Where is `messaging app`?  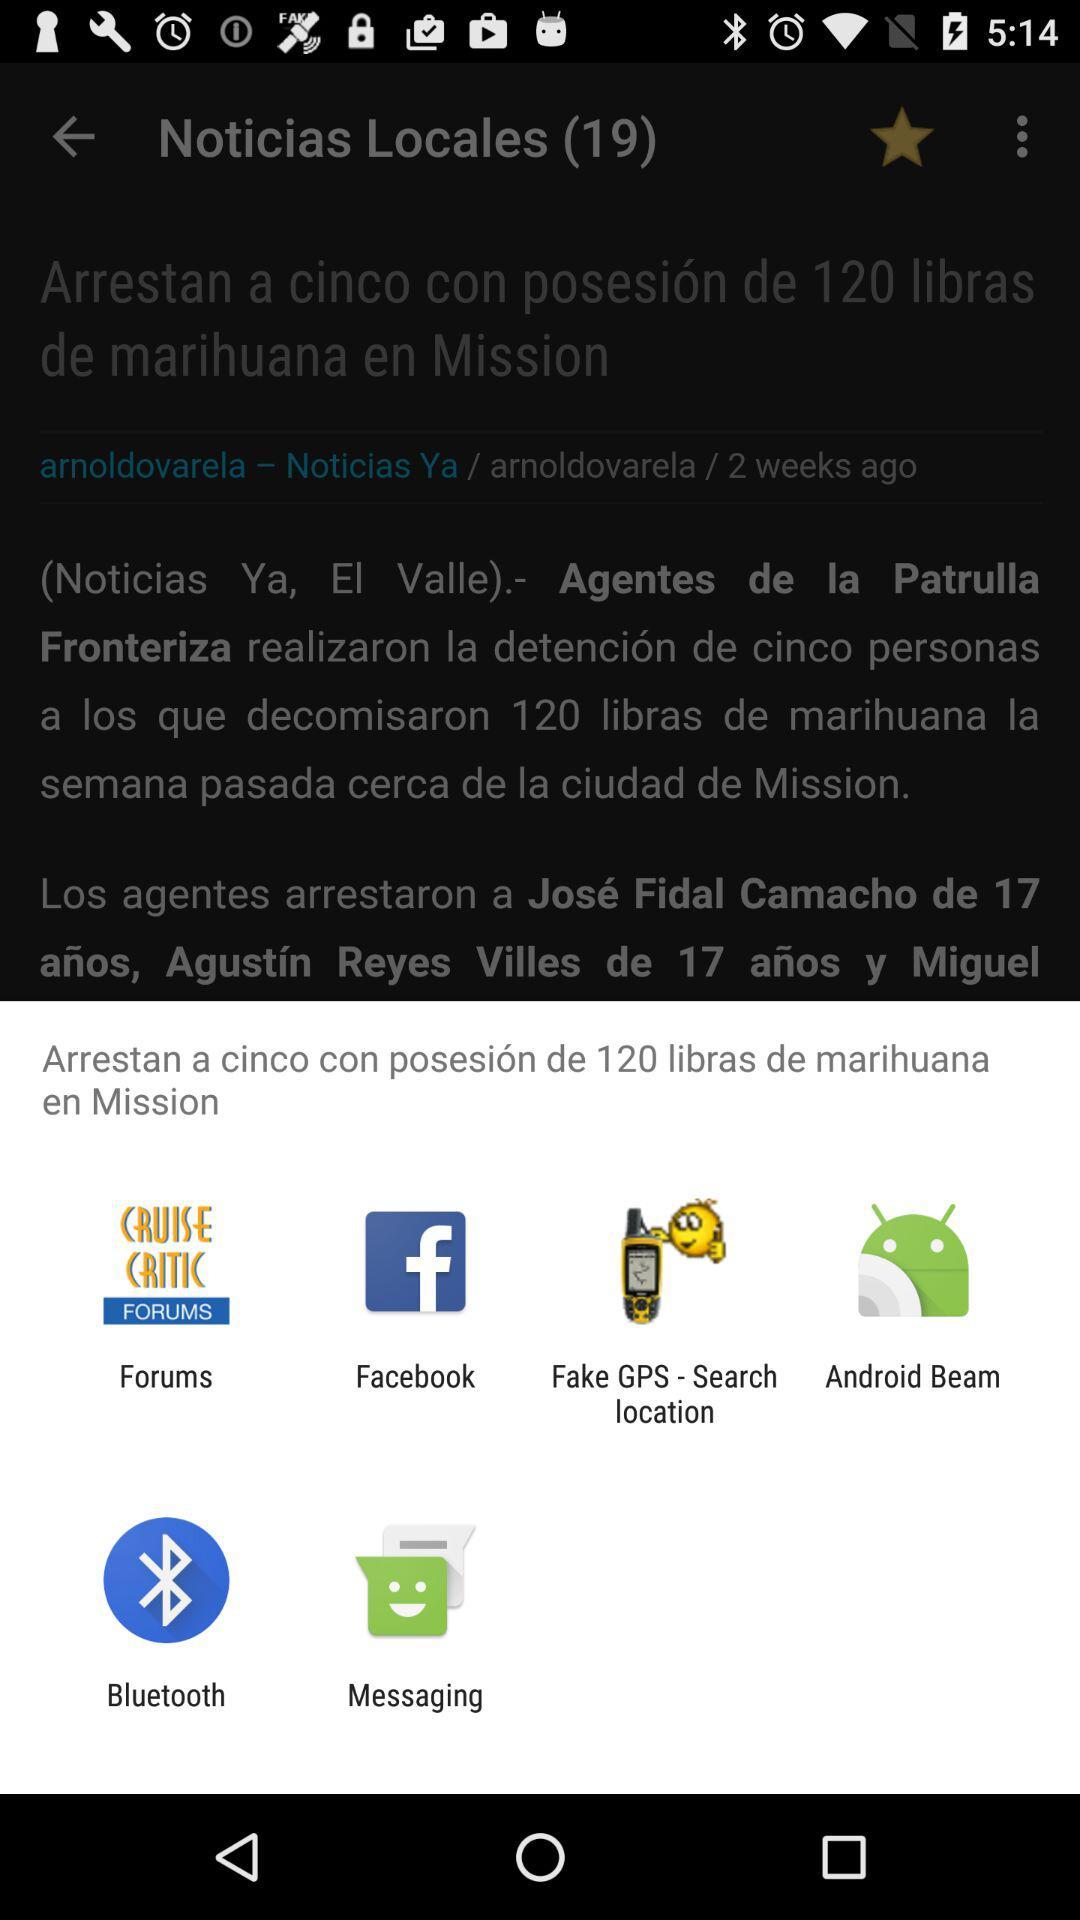 messaging app is located at coordinates (414, 1711).